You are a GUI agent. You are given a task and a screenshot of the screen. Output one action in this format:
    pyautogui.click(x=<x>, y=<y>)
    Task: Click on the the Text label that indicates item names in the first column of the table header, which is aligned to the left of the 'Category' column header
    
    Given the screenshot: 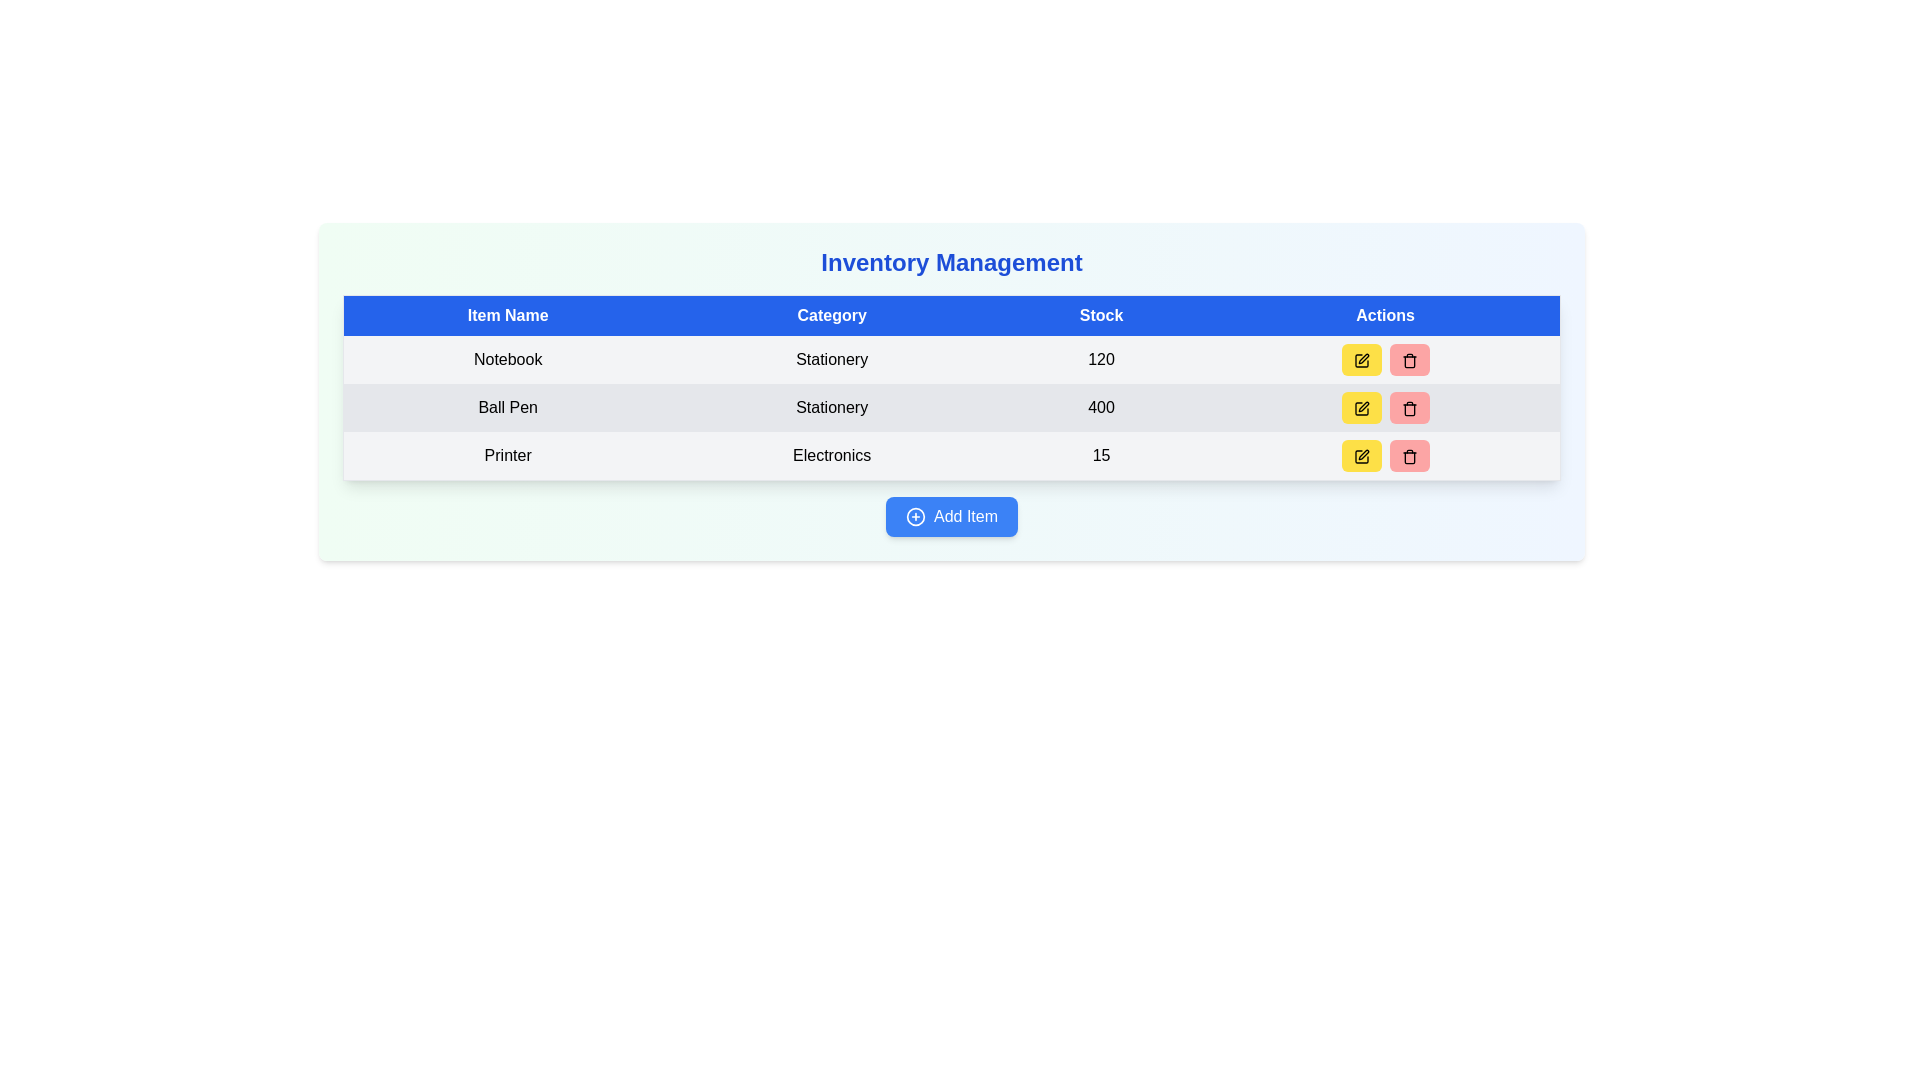 What is the action you would take?
    pyautogui.click(x=507, y=315)
    